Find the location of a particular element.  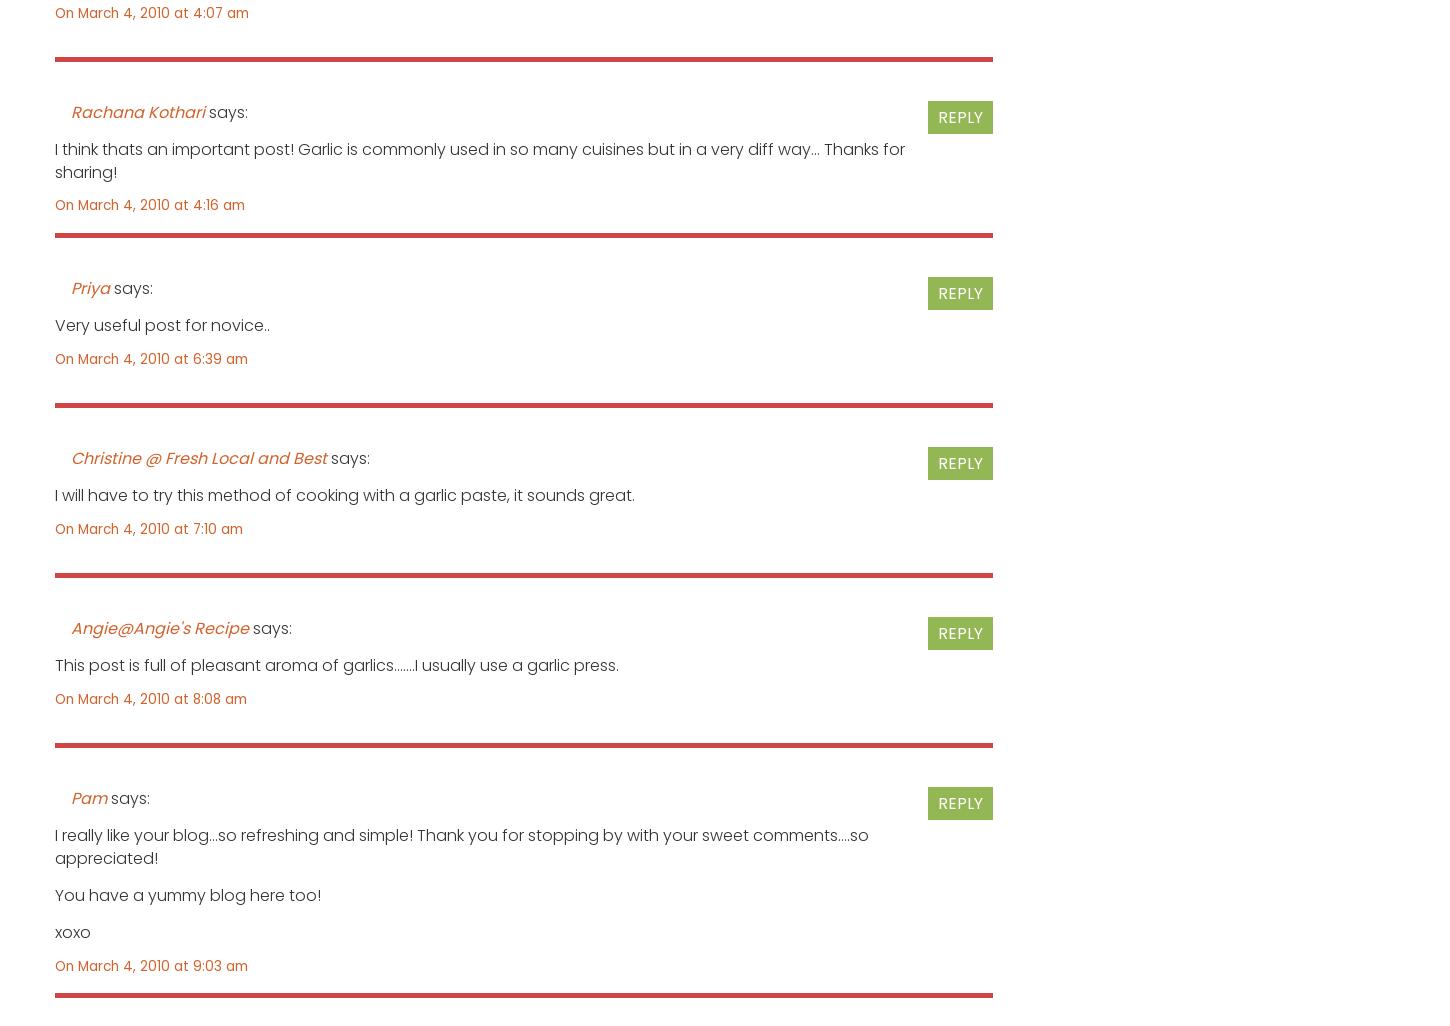

'On March 4, 2010 at 4:16 am' is located at coordinates (148, 204).